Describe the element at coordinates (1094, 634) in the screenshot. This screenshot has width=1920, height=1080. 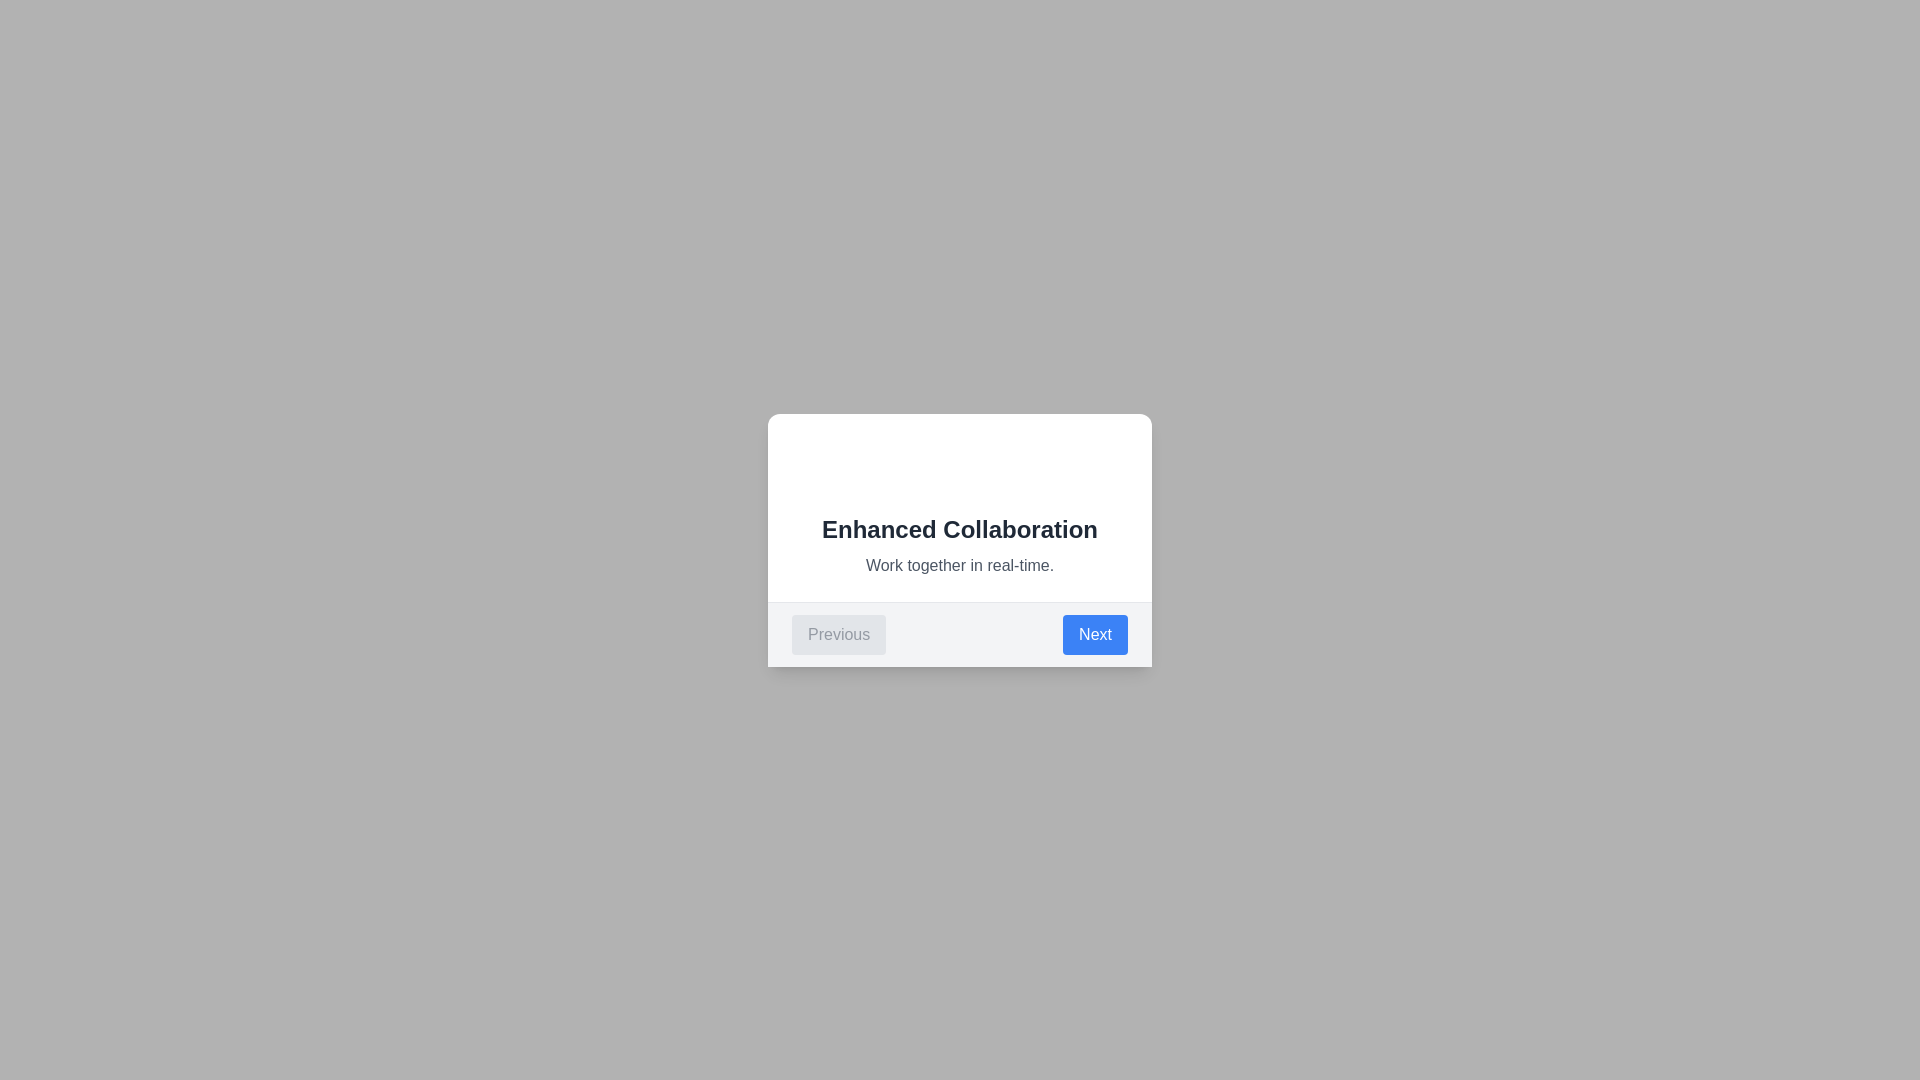
I see `the 'Next' button, which is a blue rectangular button with white text, located in the lower-right section of a panel` at that location.